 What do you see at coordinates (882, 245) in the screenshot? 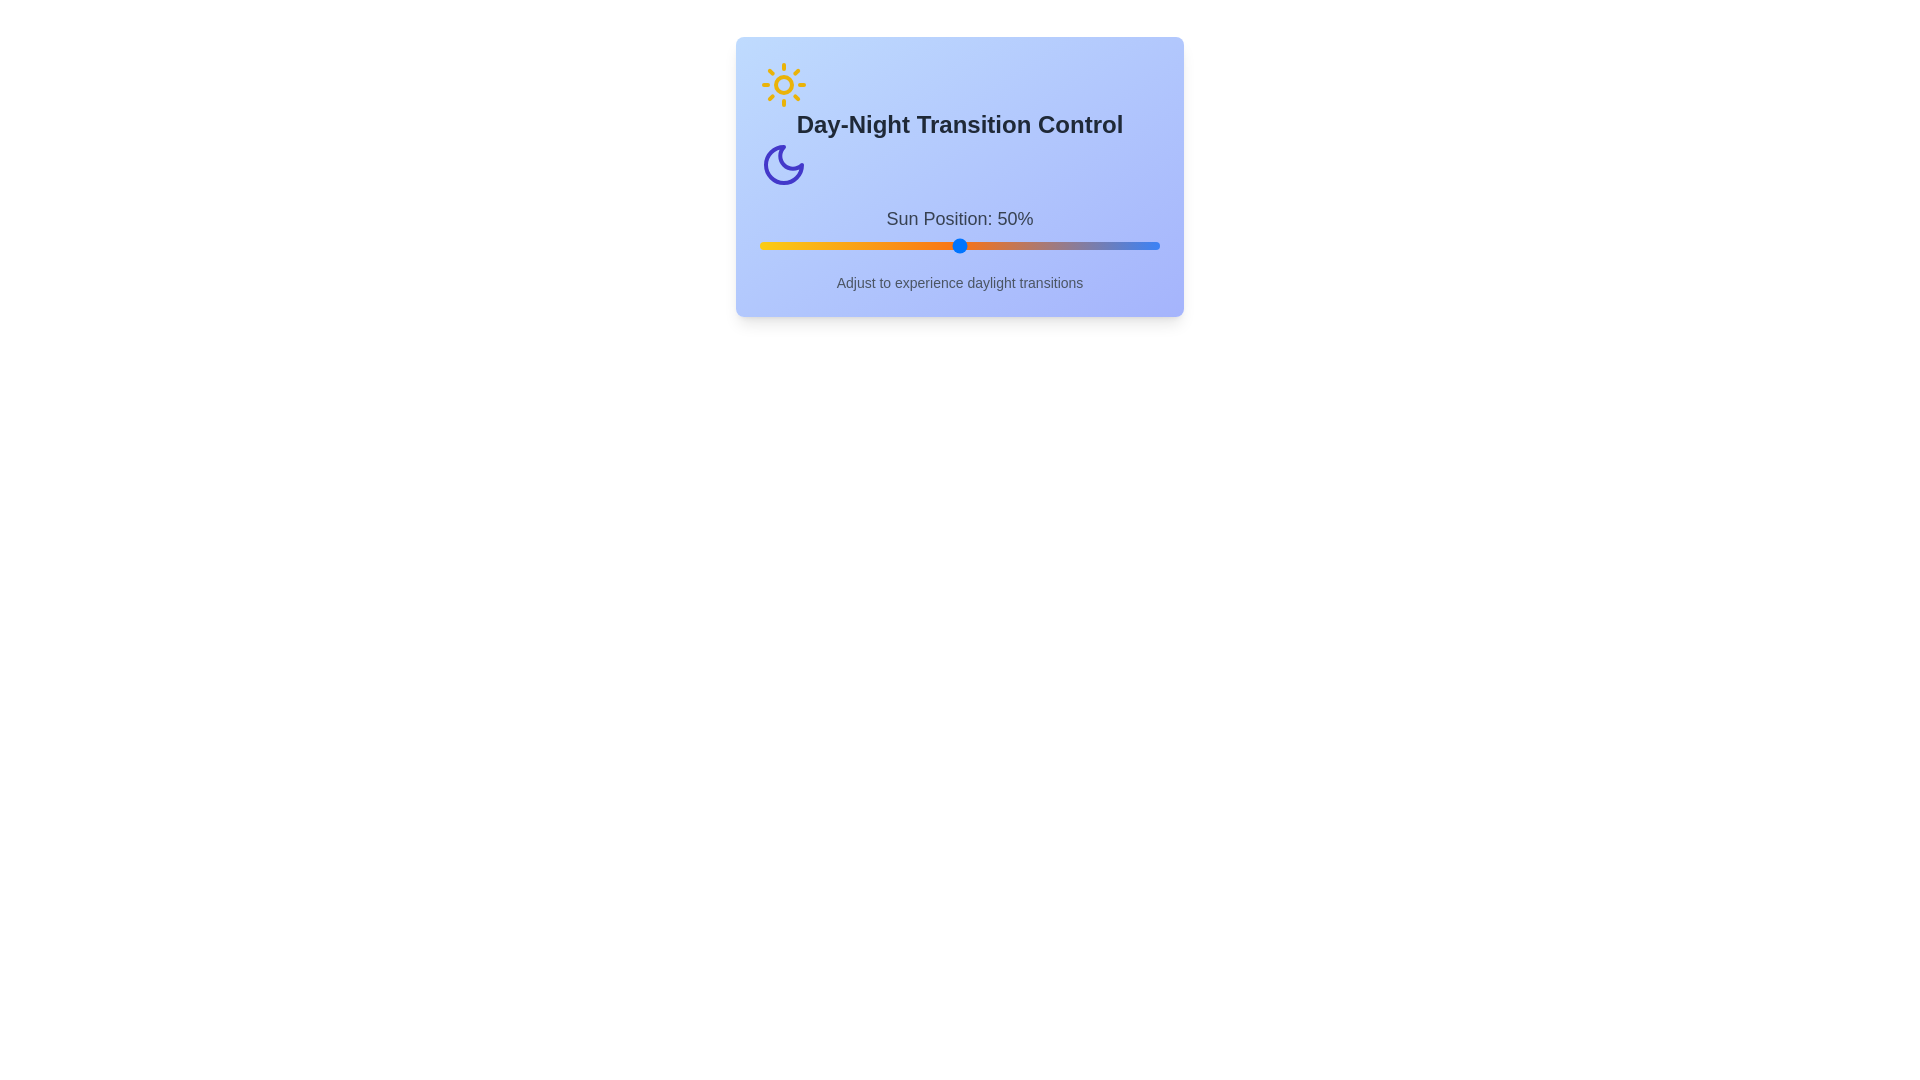
I see `the sun position to 31% by clicking on the slider track` at bounding box center [882, 245].